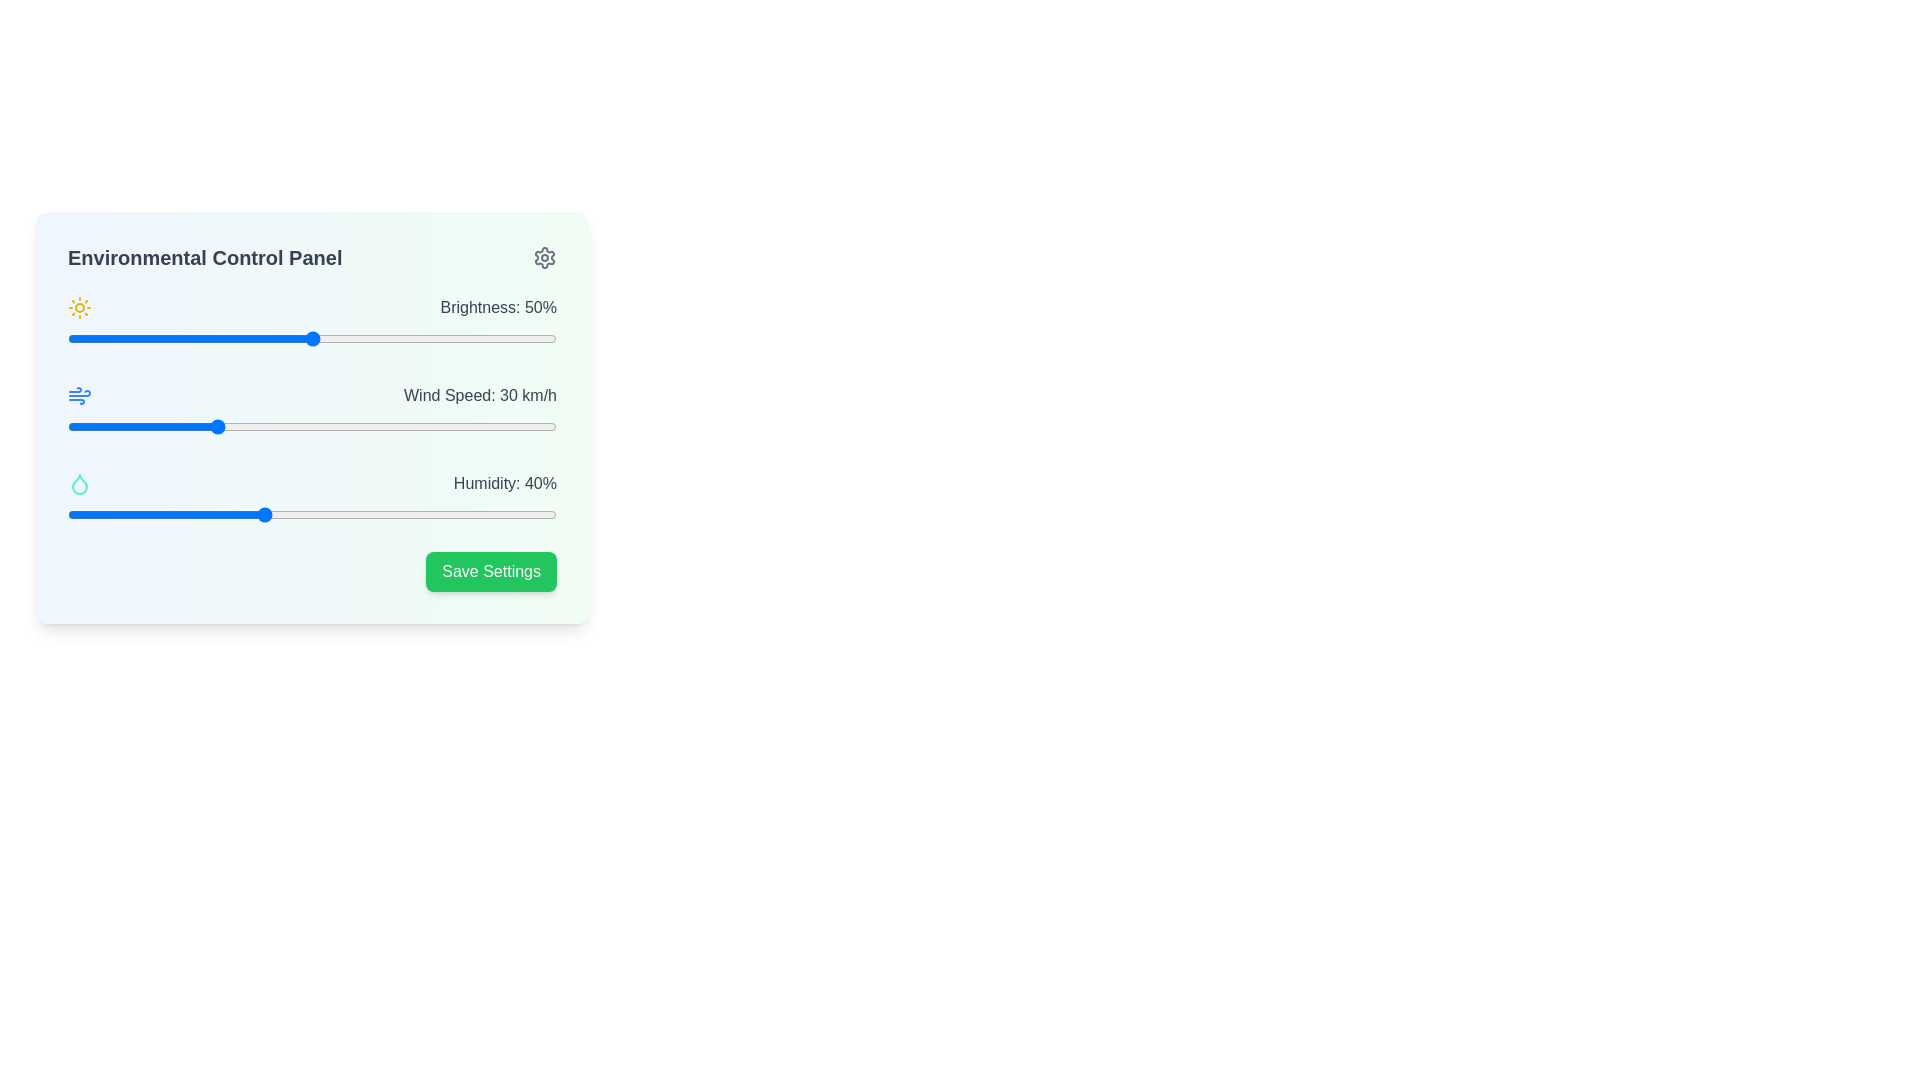 The height and width of the screenshot is (1080, 1920). I want to click on brightness, so click(351, 338).